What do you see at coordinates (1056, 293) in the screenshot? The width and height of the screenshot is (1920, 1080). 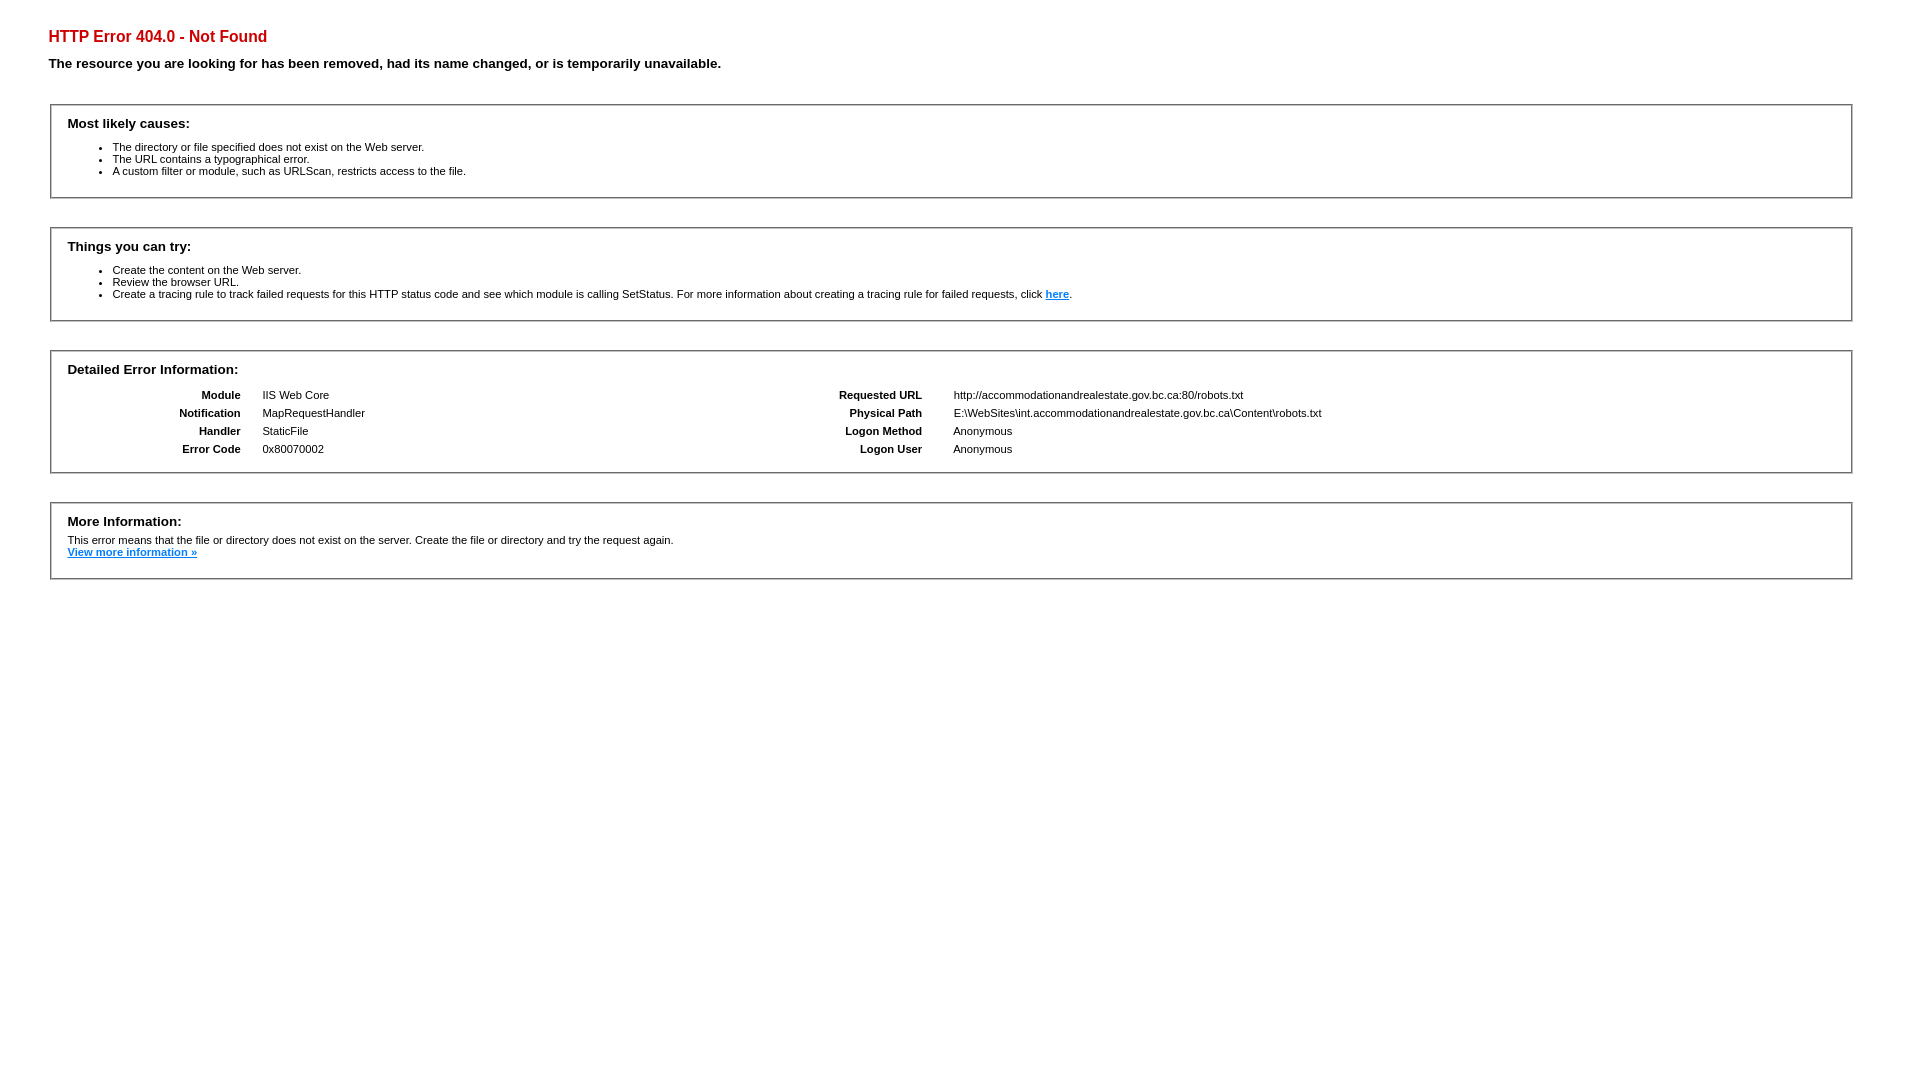 I see `'here'` at bounding box center [1056, 293].